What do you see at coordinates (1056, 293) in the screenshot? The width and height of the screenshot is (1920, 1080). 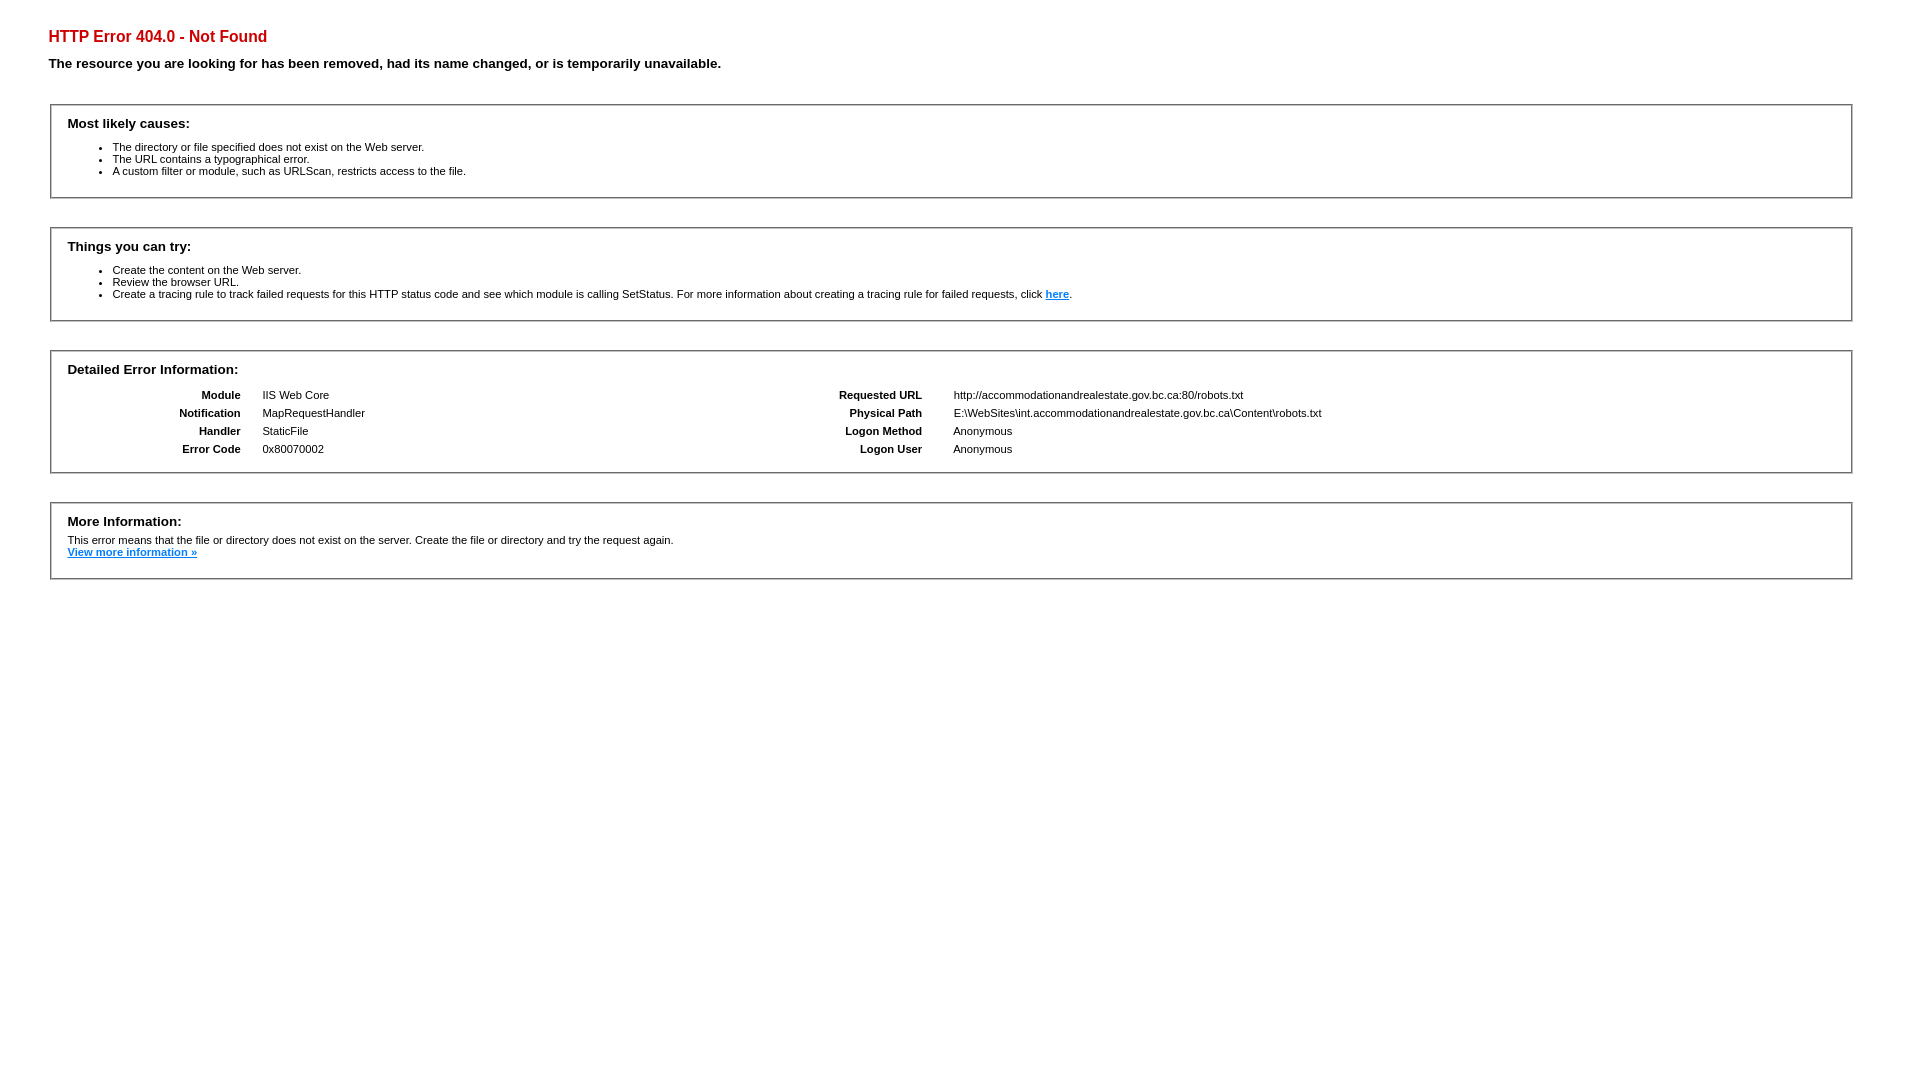 I see `'here'` at bounding box center [1056, 293].